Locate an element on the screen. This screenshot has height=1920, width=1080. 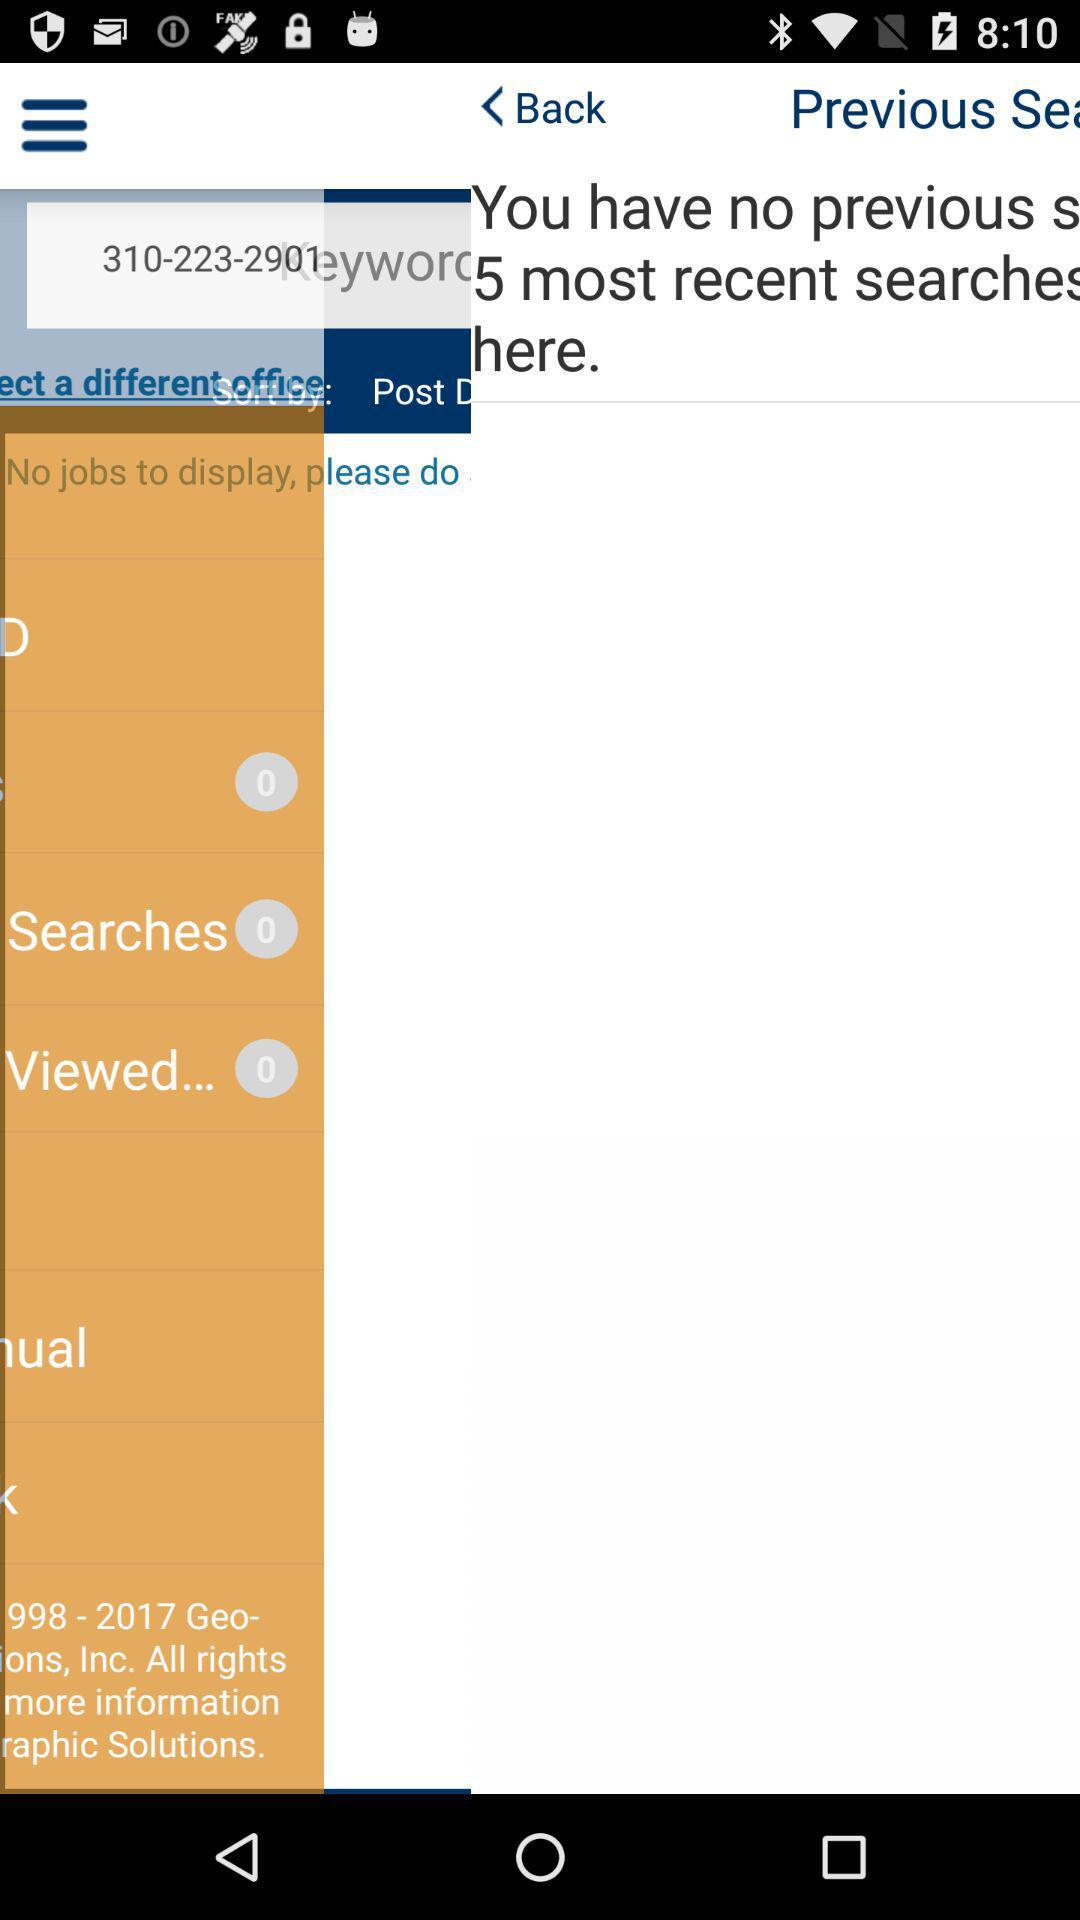
back app is located at coordinates (66, 105).